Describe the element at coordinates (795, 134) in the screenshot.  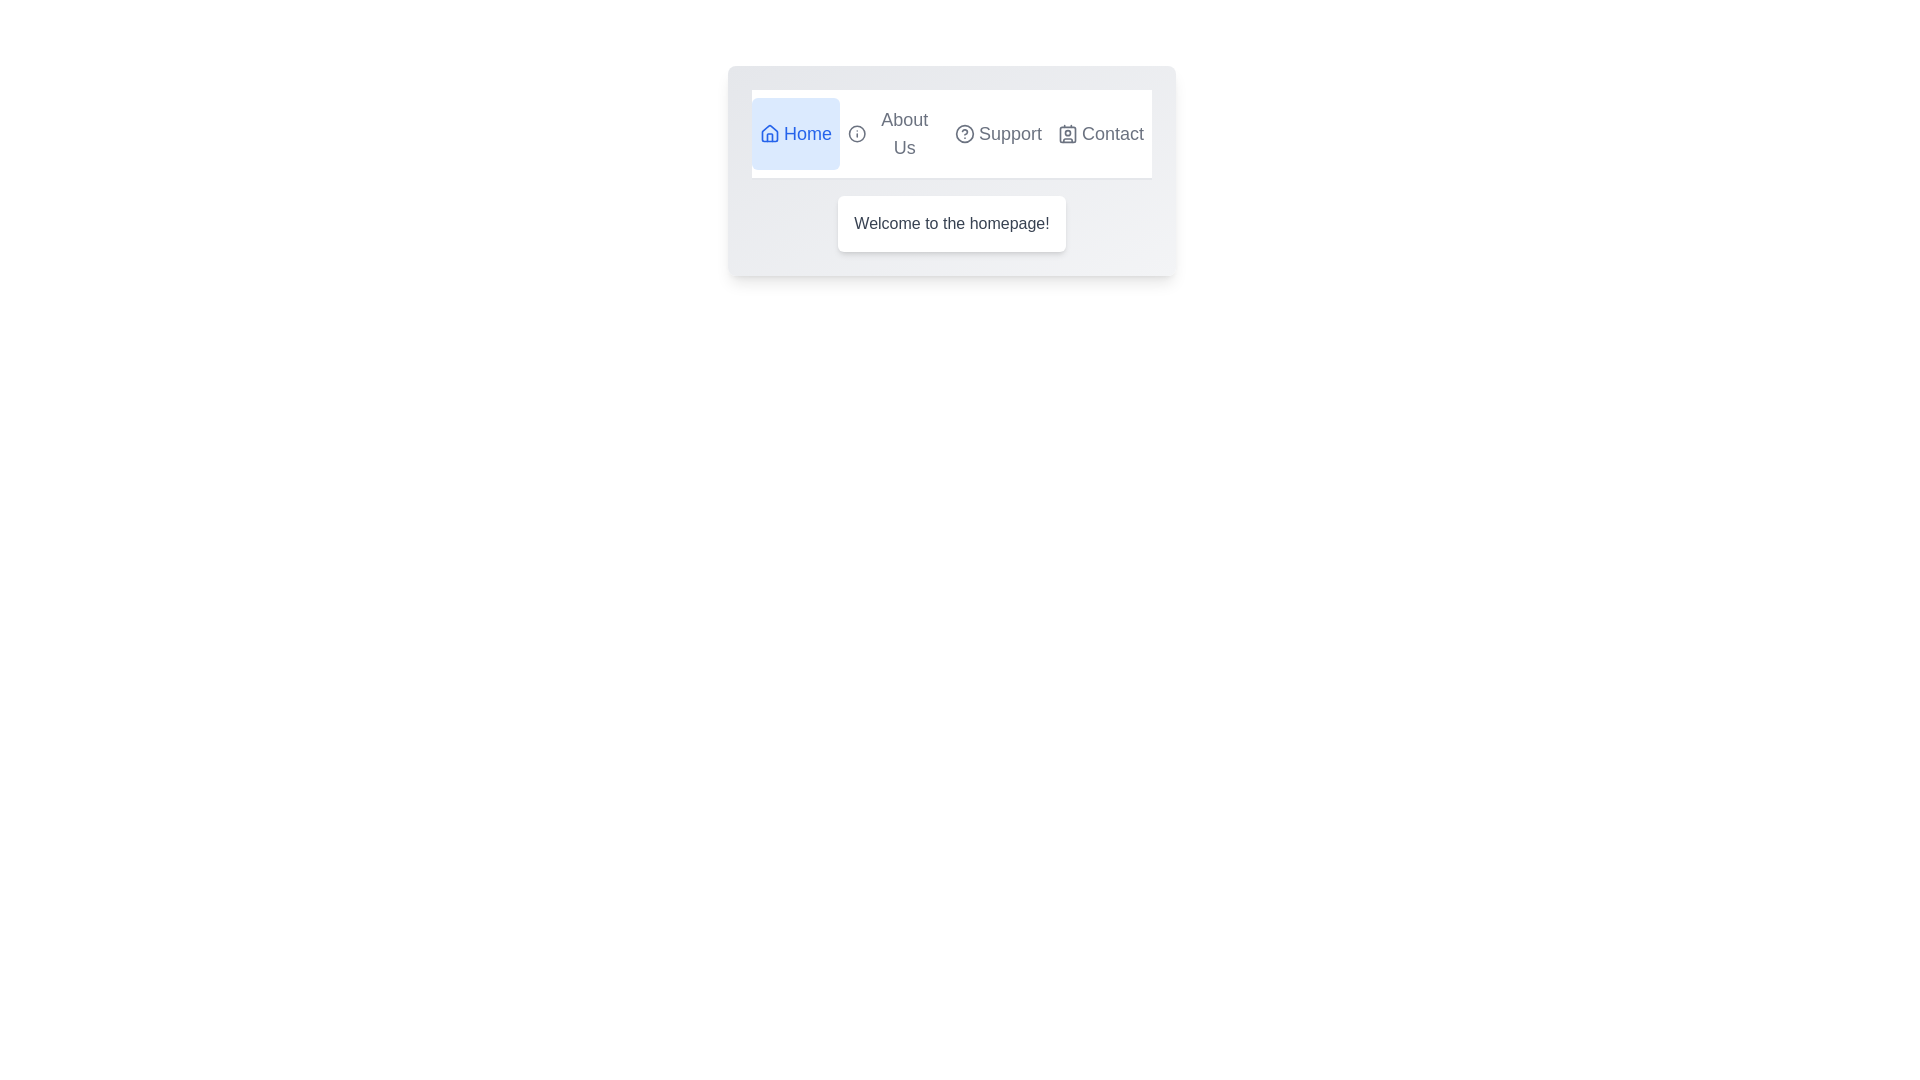
I see `the tab labeled Home to switch to its view` at that location.